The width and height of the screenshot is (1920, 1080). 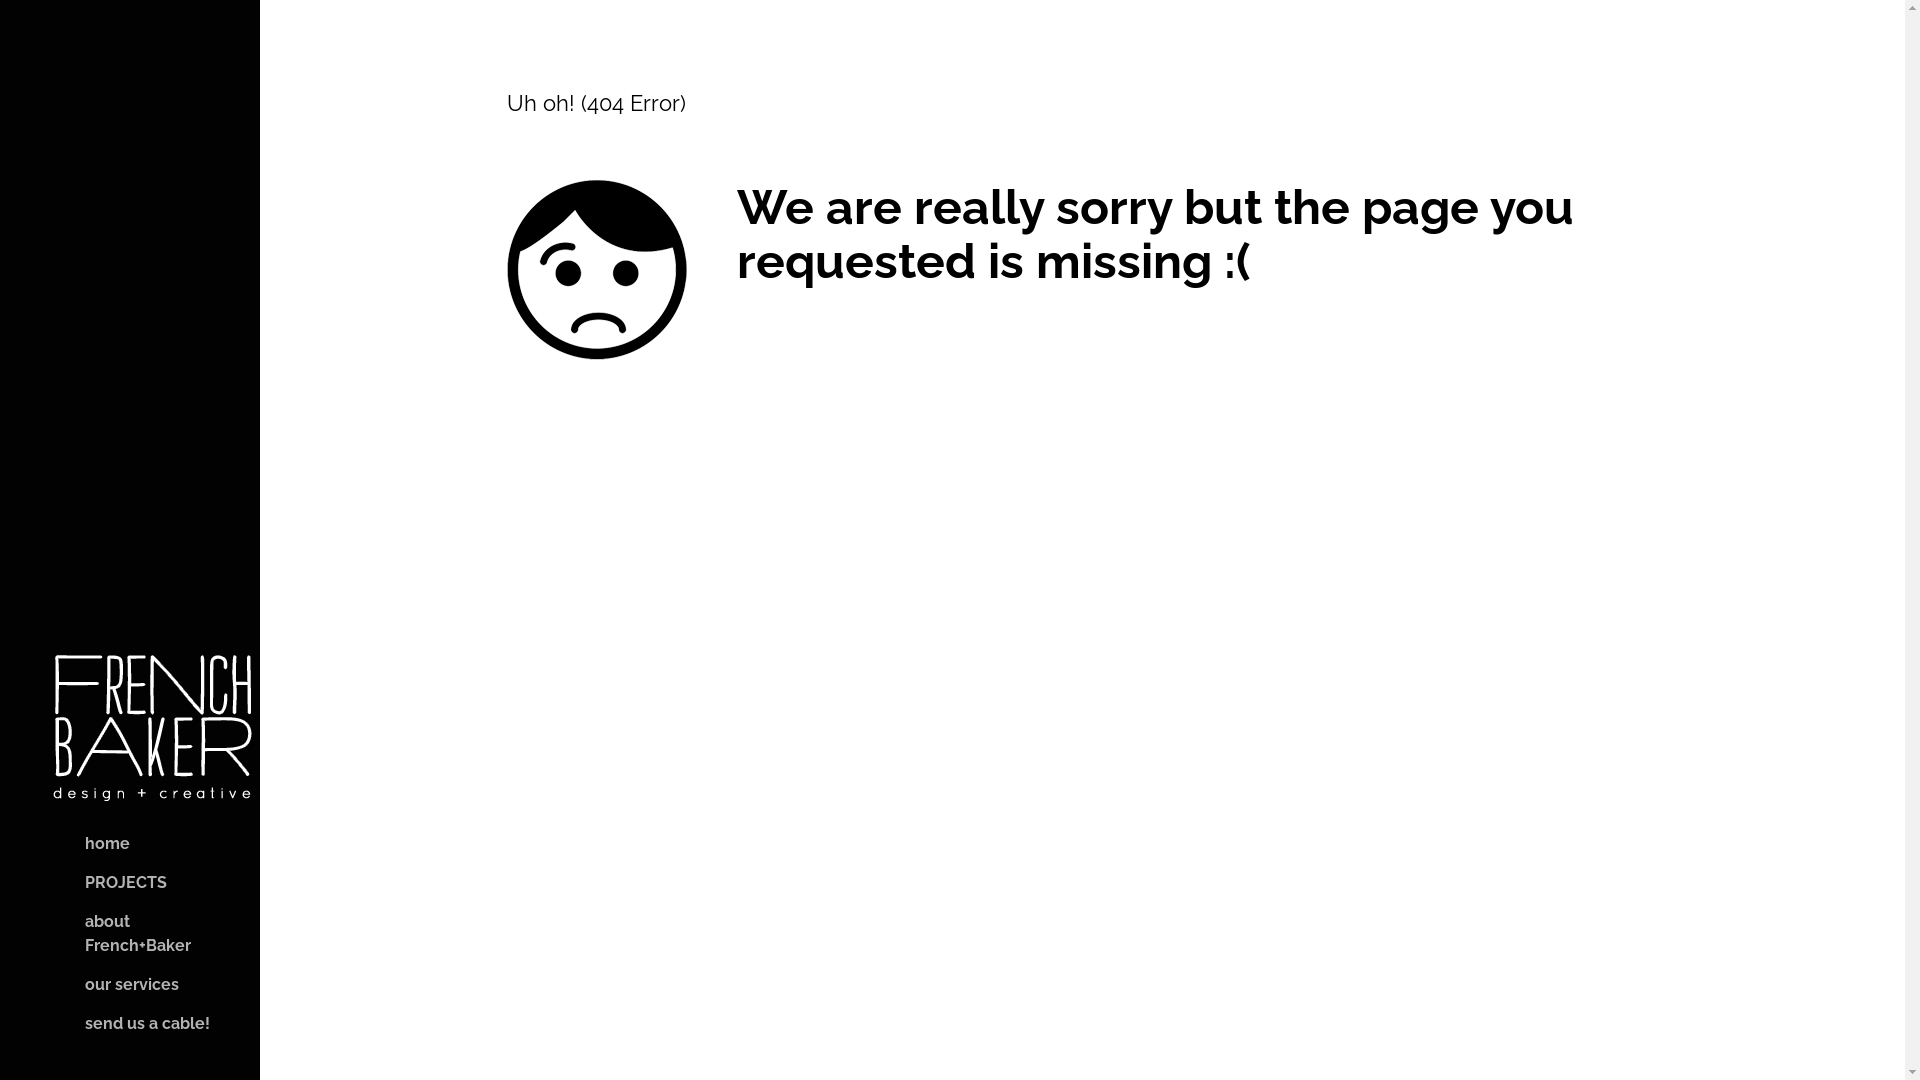 What do you see at coordinates (49, 933) in the screenshot?
I see `'about French+Baker'` at bounding box center [49, 933].